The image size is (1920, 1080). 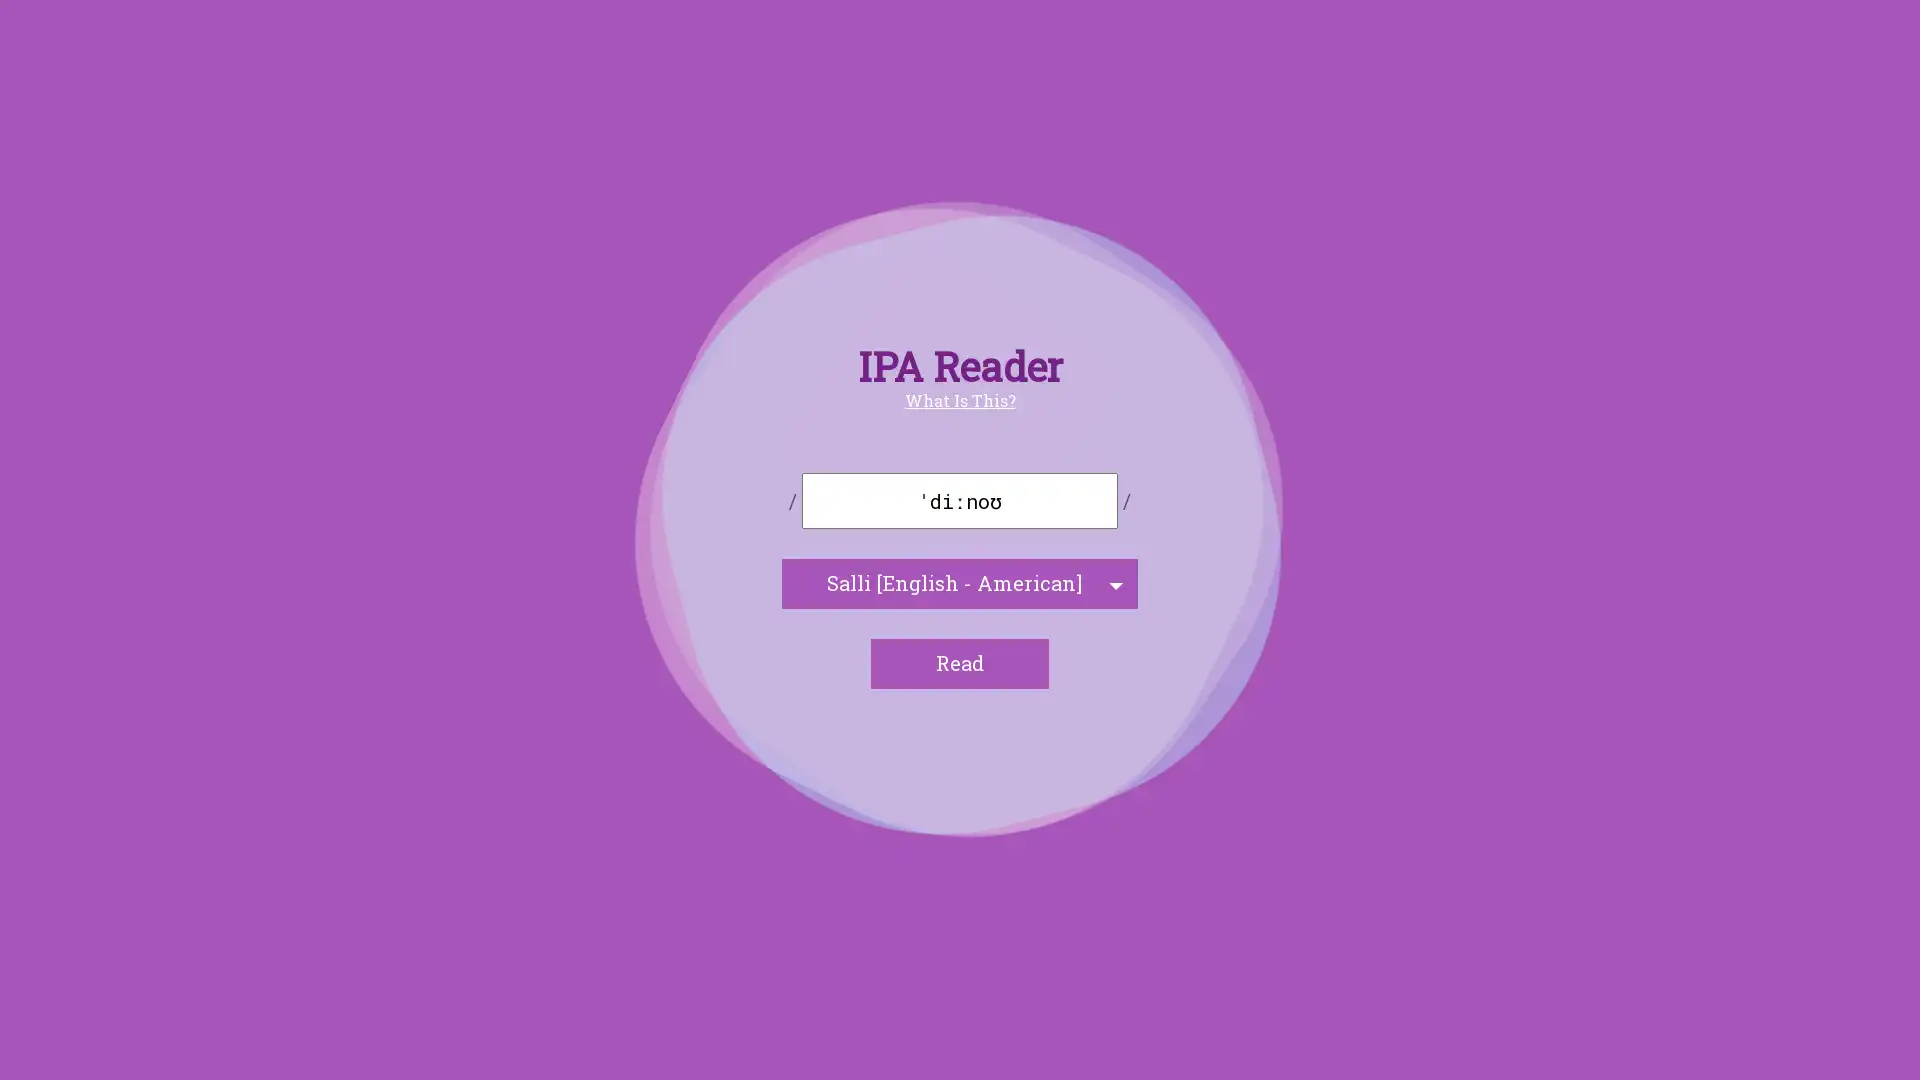 What do you see at coordinates (960, 663) in the screenshot?
I see `Read` at bounding box center [960, 663].